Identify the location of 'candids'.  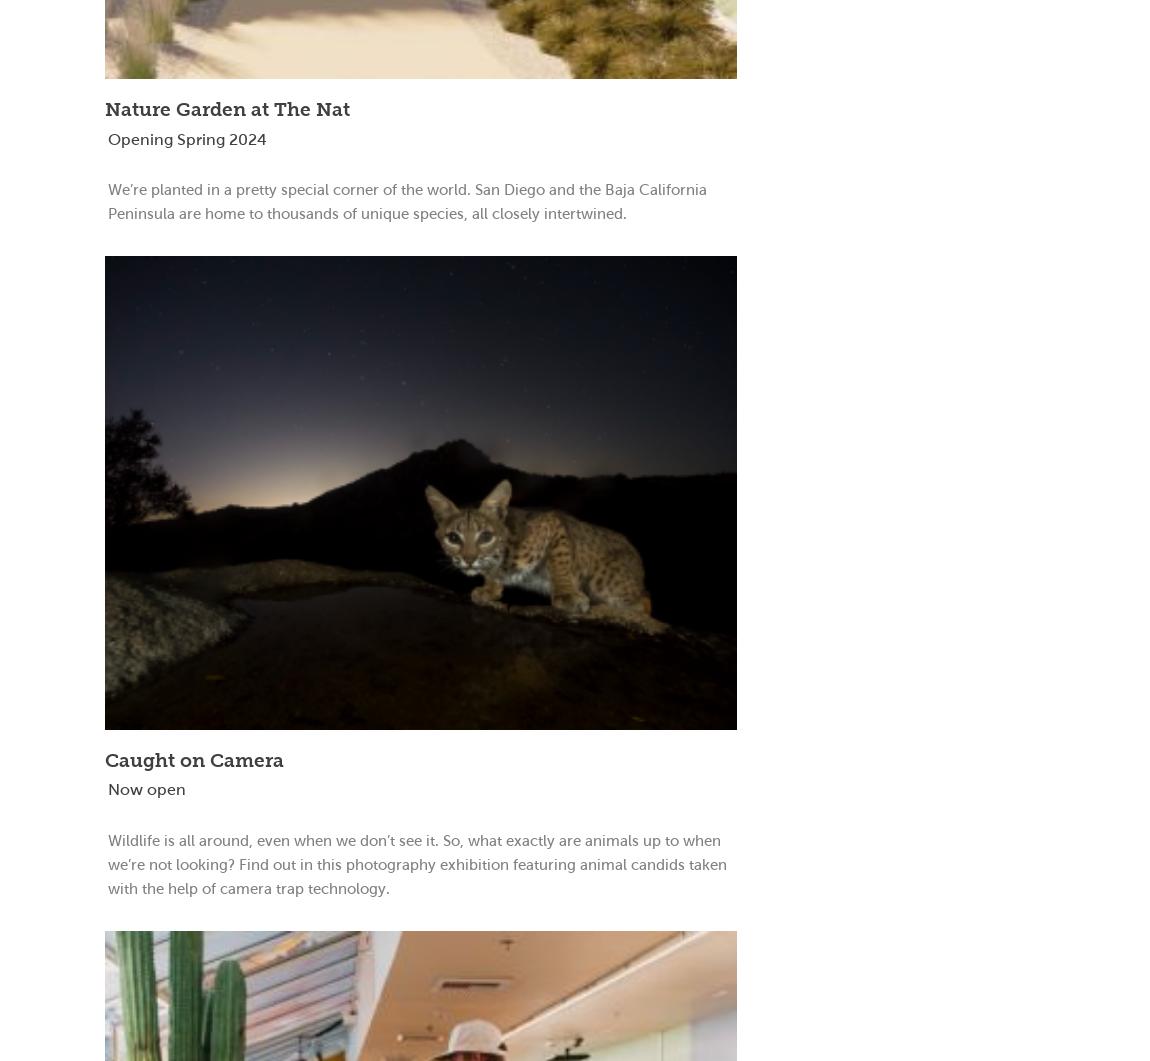
(657, 863).